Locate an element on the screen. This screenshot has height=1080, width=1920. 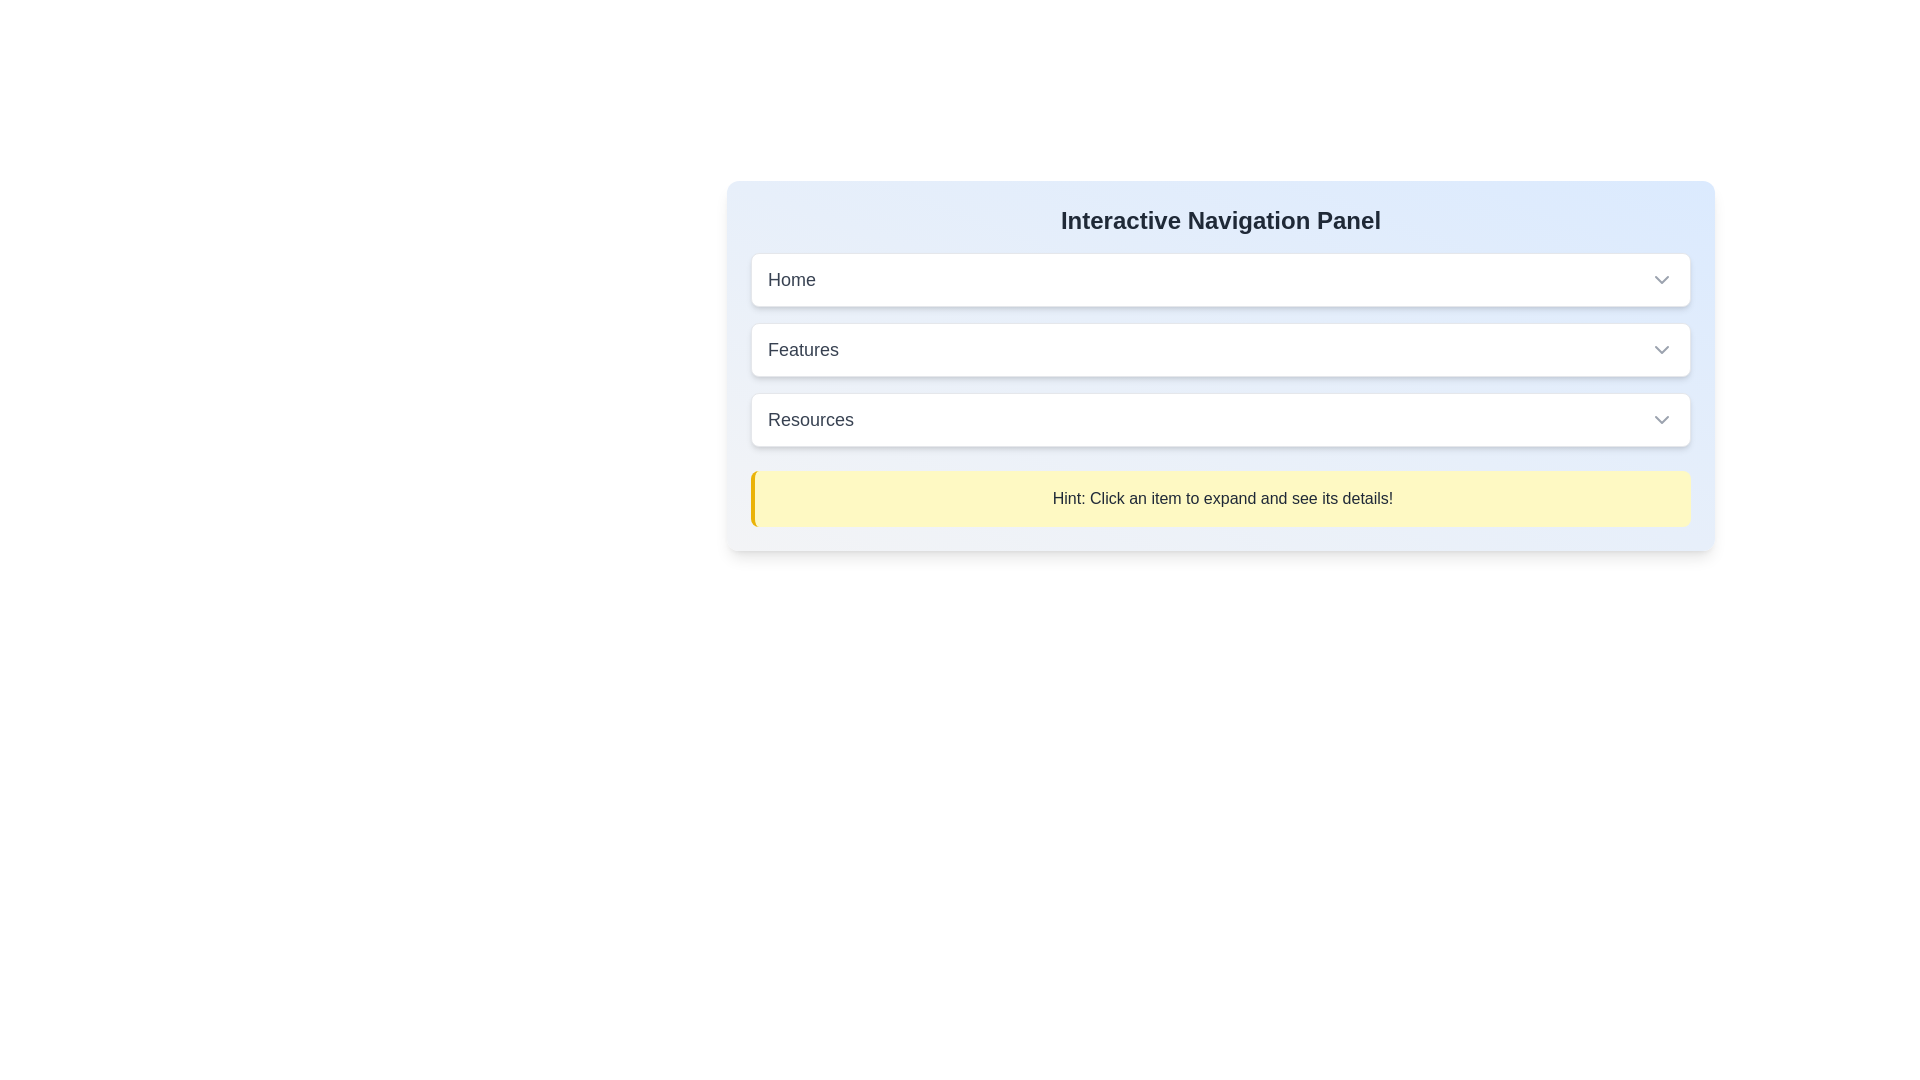
text label for the third item in the vertical navigation menu, which serves as the label for an expandable/collapsible section related to the interface or application is located at coordinates (811, 419).